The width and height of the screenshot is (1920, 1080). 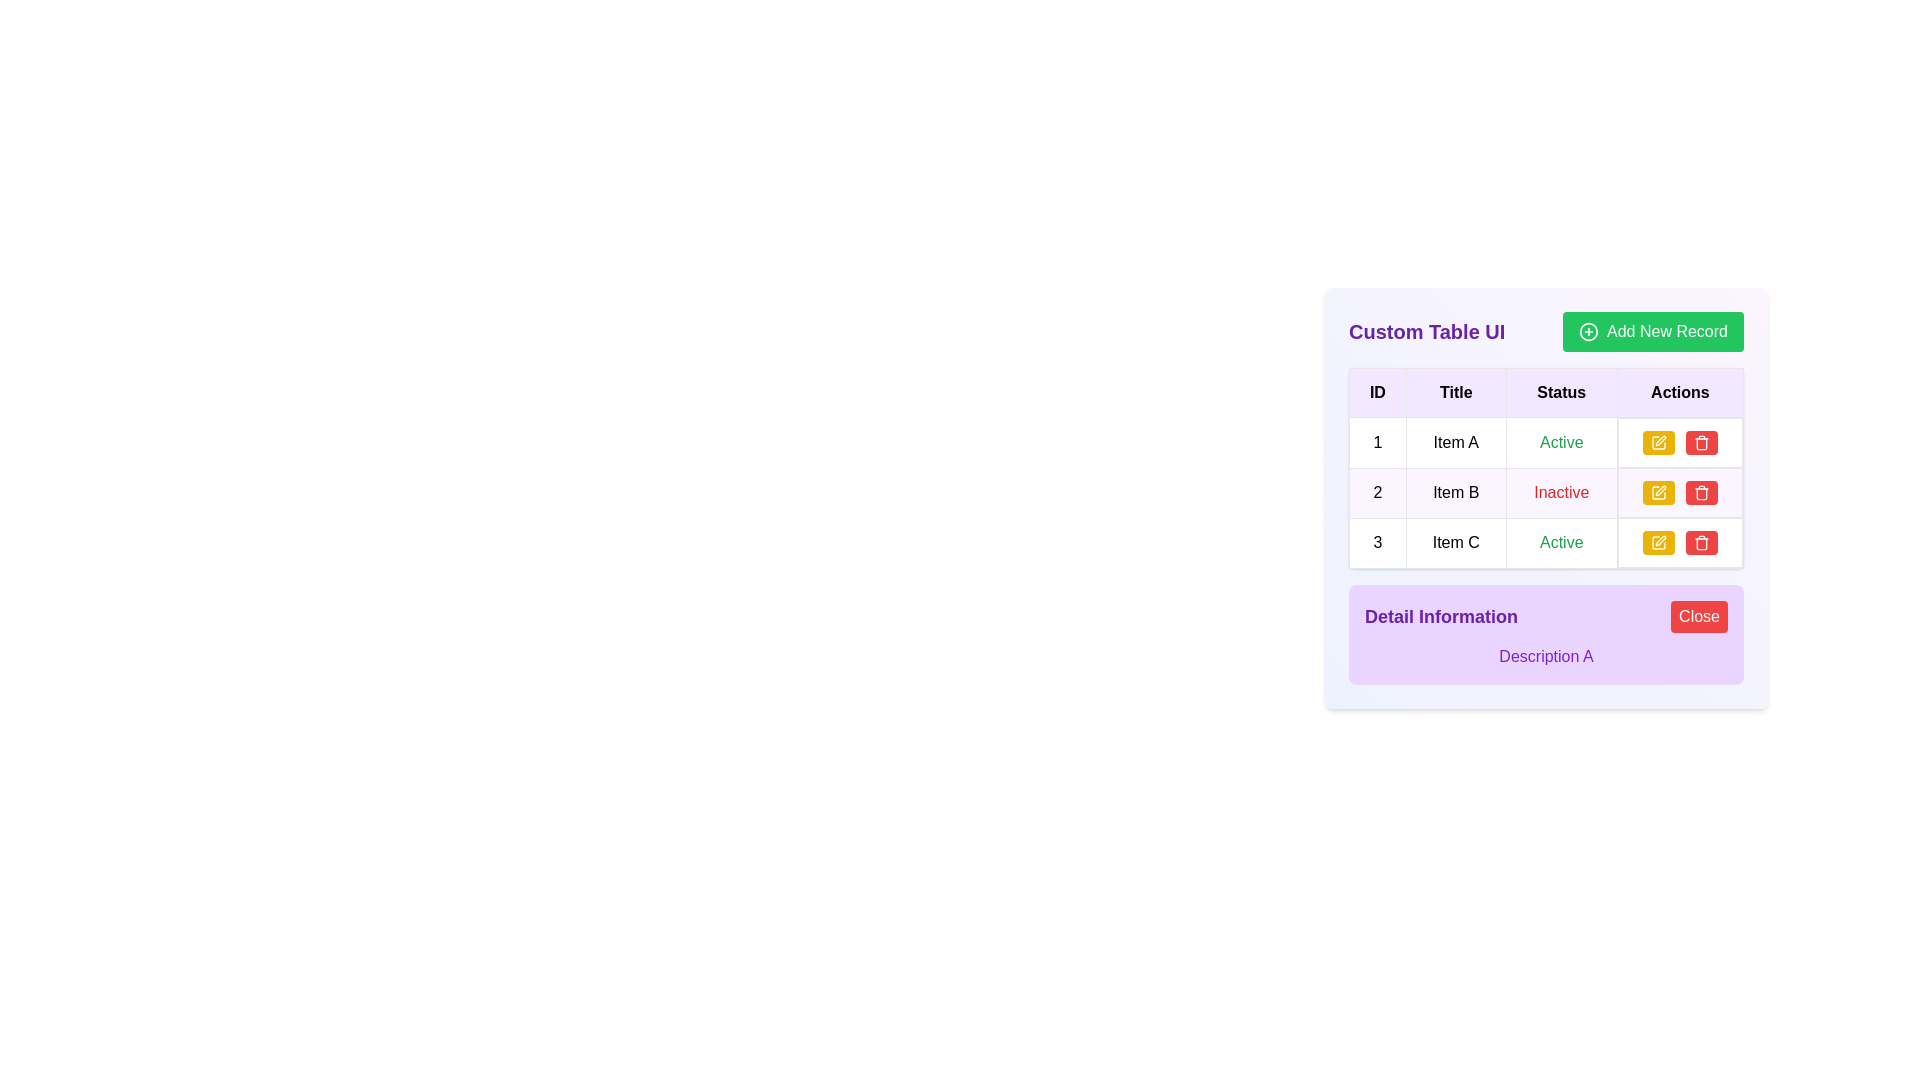 What do you see at coordinates (1560, 542) in the screenshot?
I see `the 'Active' status label in the third row of the status column in the data table, indicating that the record is currently active` at bounding box center [1560, 542].